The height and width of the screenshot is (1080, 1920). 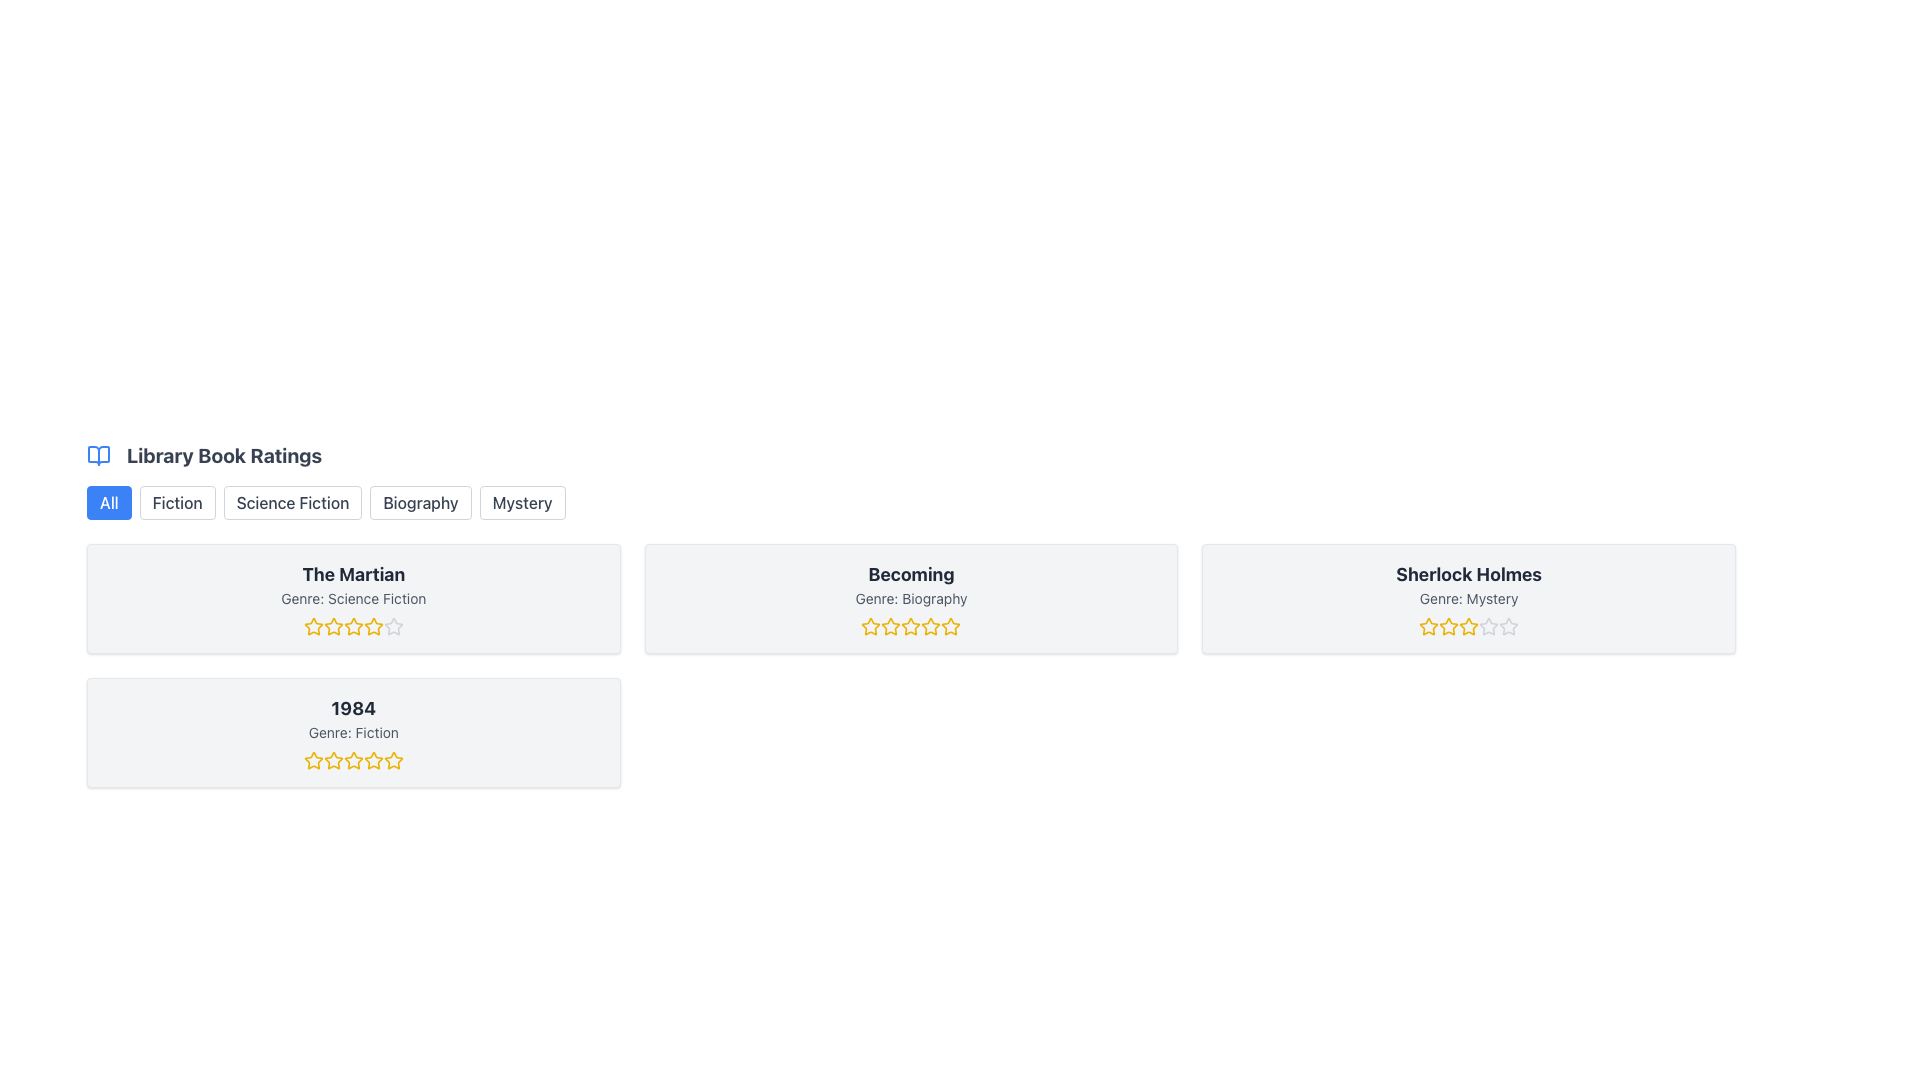 I want to click on the static text label indicating the genre of 'Sherlock Holmes' as 'Mystery', located beneath the title and above rating stars, so click(x=1469, y=597).